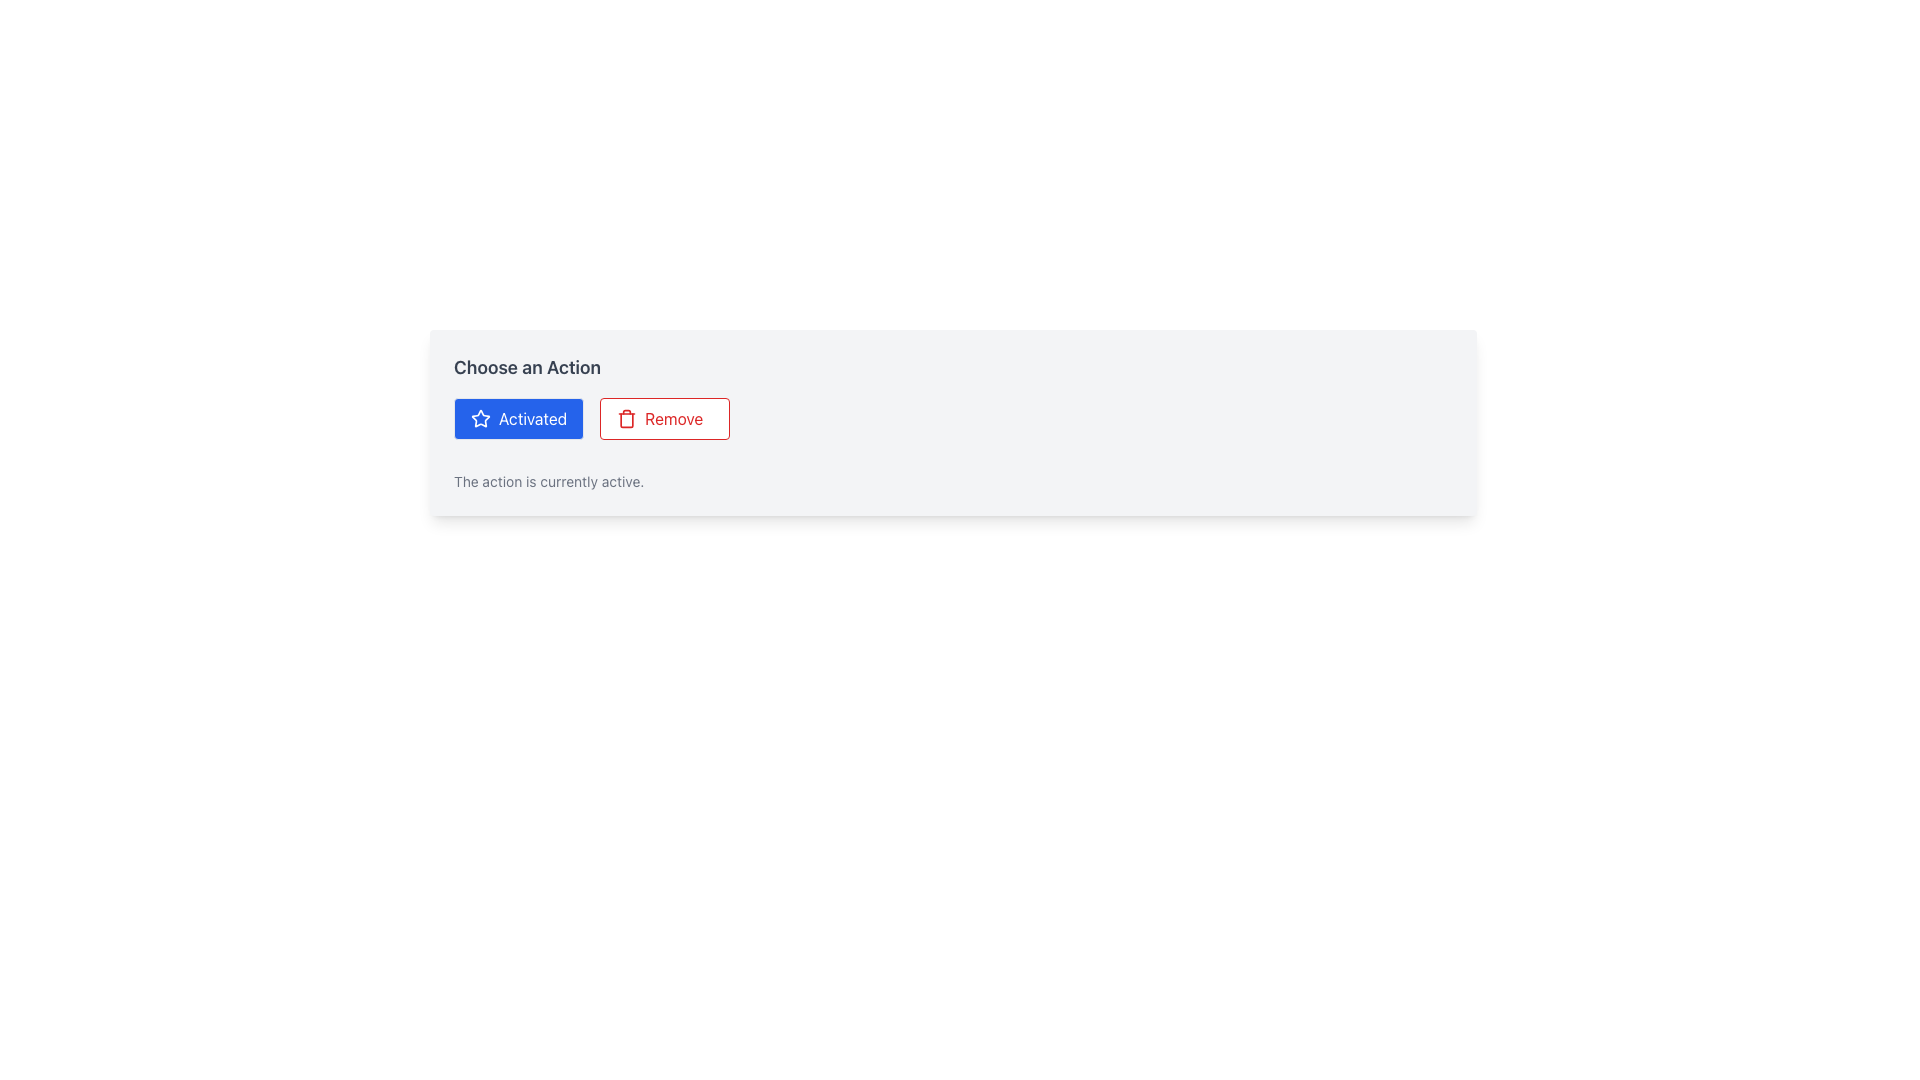 The image size is (1920, 1080). I want to click on the 'Remove' button, which is the second button in a grid layout with a red color theme and a trash bin icon, so click(665, 418).